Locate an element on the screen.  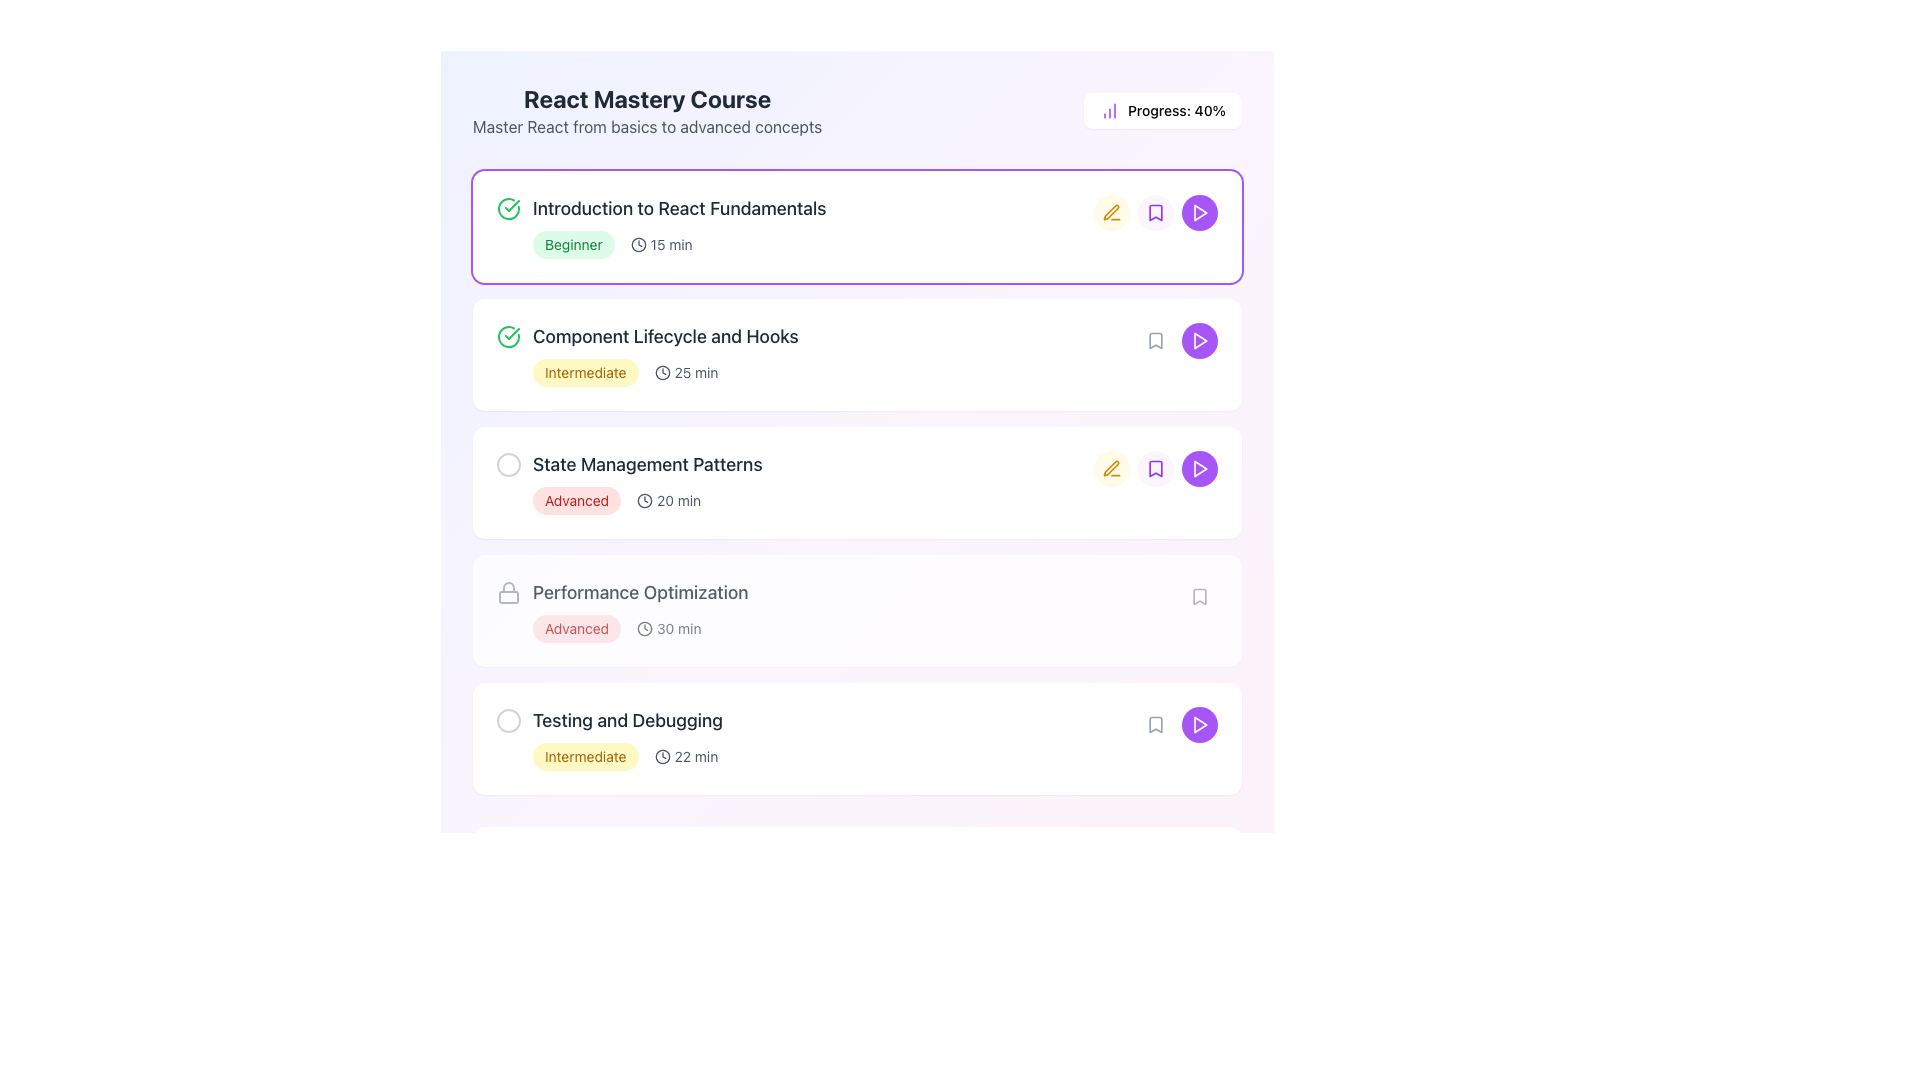
the 'Advanced' label badge with a light red background, which is part of the 'State Management Patterns' section in the course modules list is located at coordinates (575, 500).